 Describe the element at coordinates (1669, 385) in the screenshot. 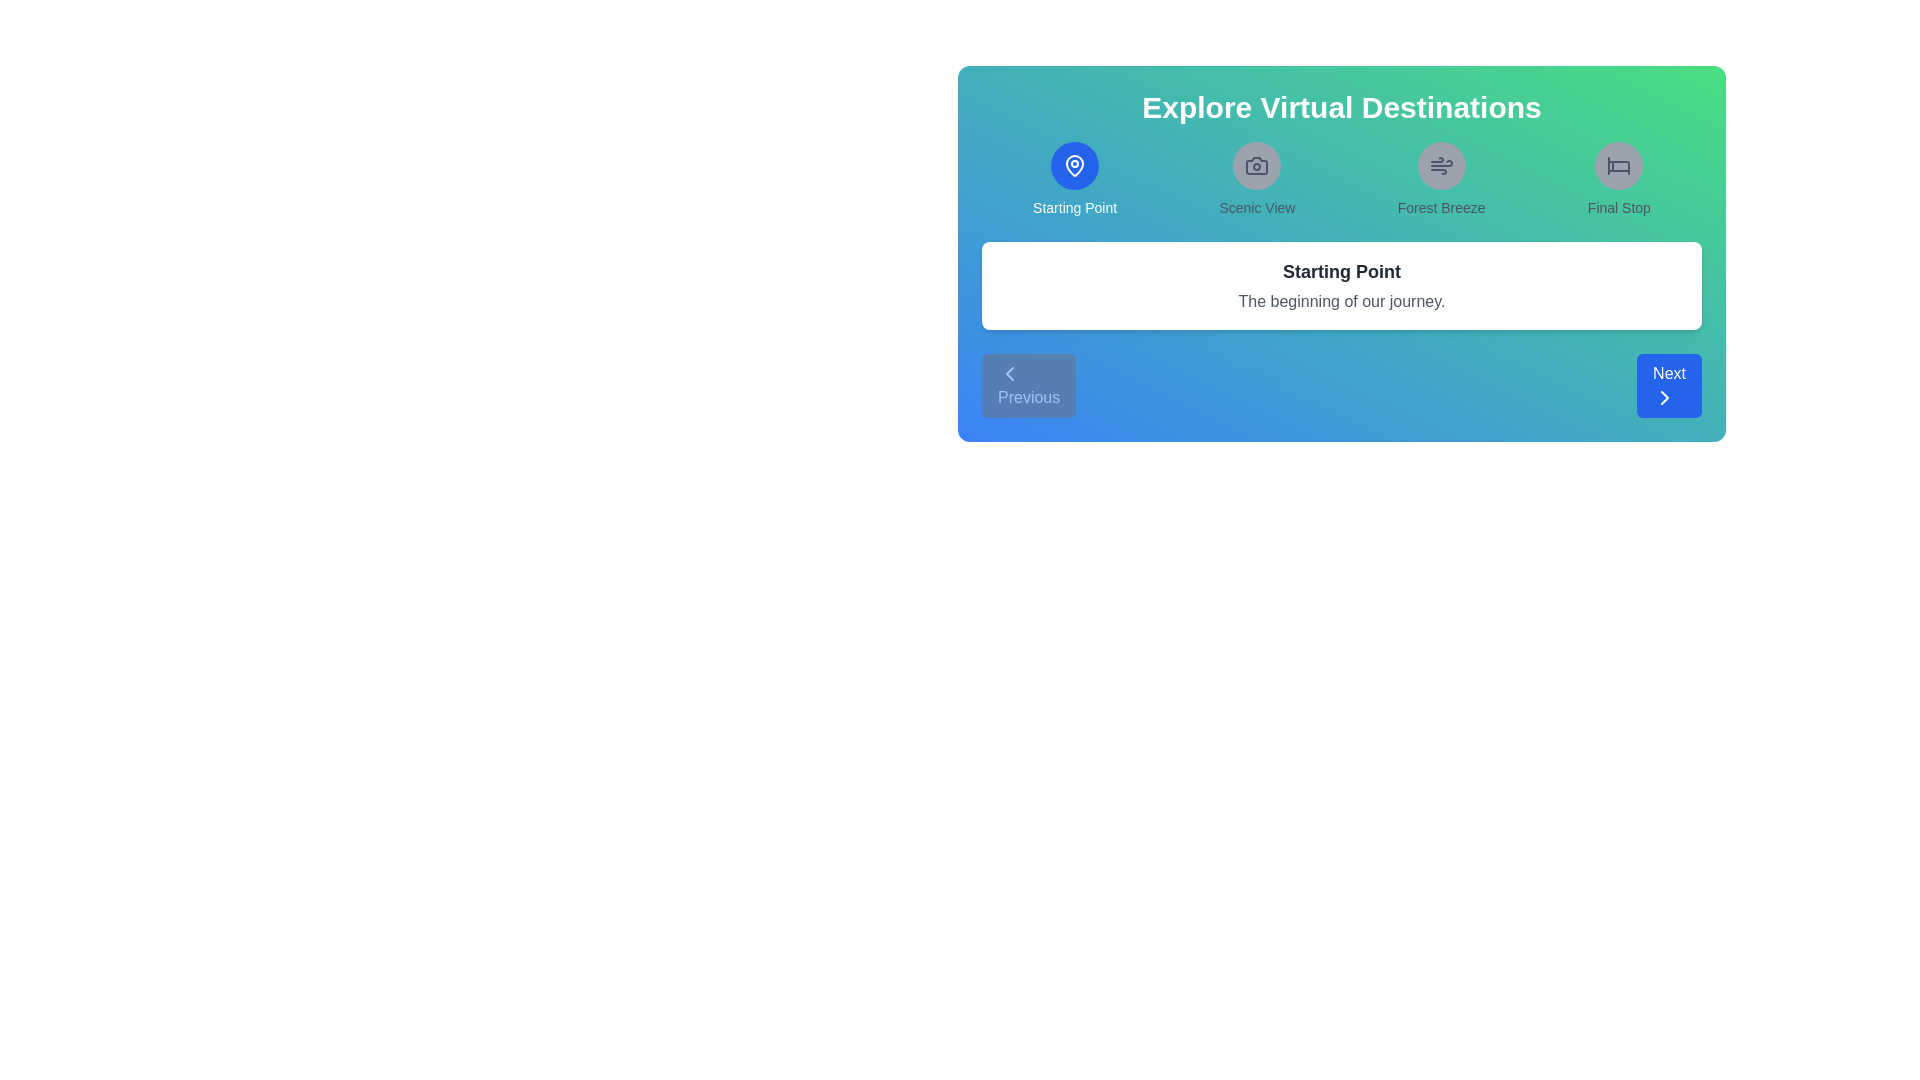

I see `'Next' button to navigate to the next location` at that location.